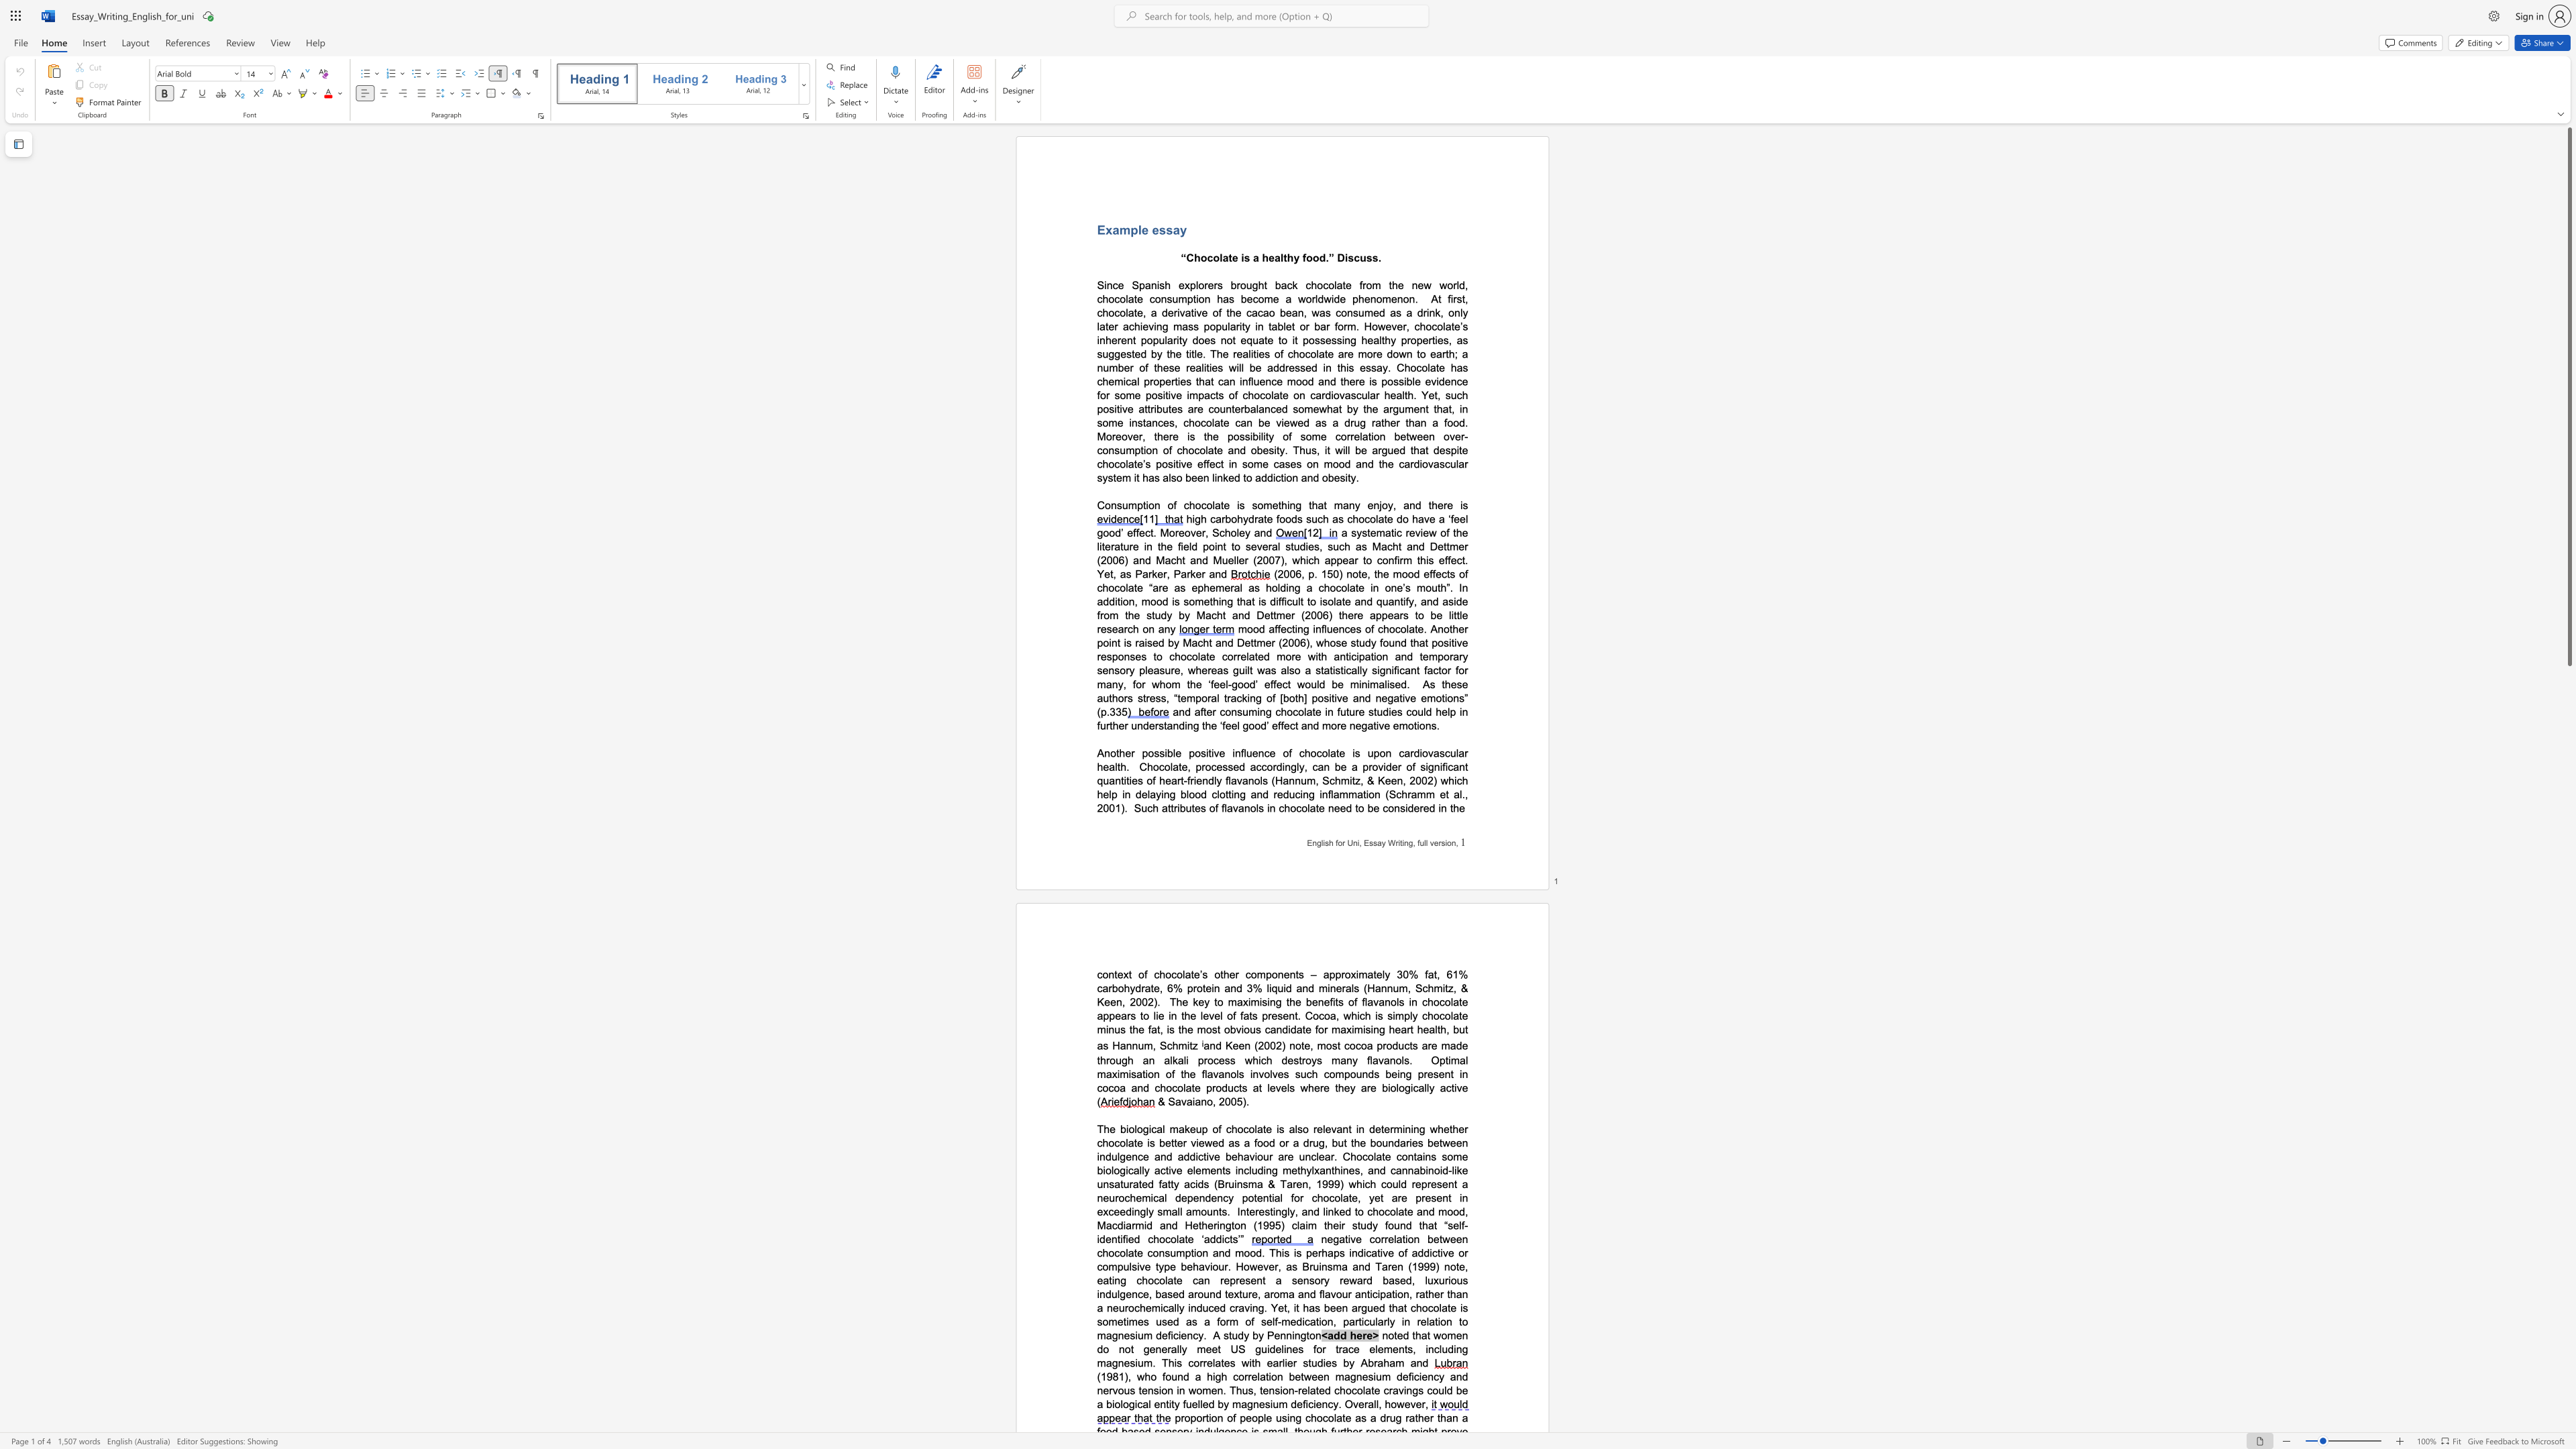 This screenshot has width=2576, height=1449. Describe the element at coordinates (2568, 863) in the screenshot. I see `the side scrollbar to bring the page down` at that location.